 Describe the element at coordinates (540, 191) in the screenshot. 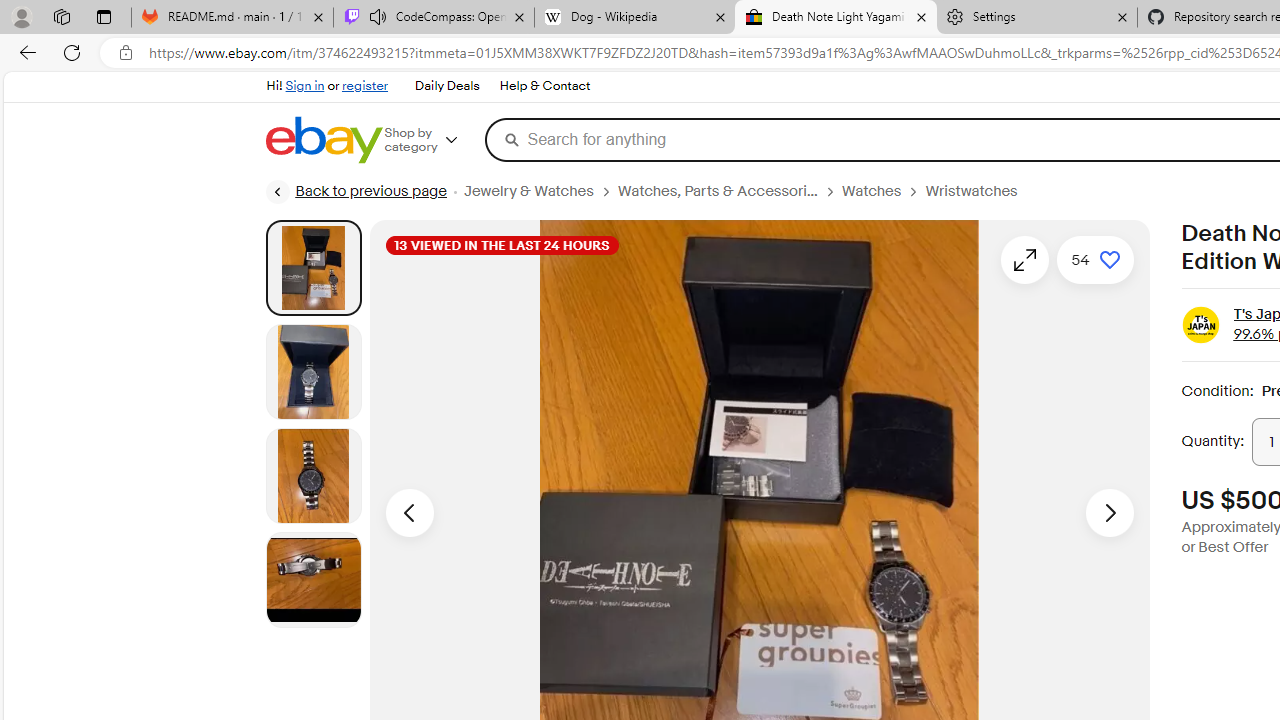

I see `'Jewelry & Watches'` at that location.